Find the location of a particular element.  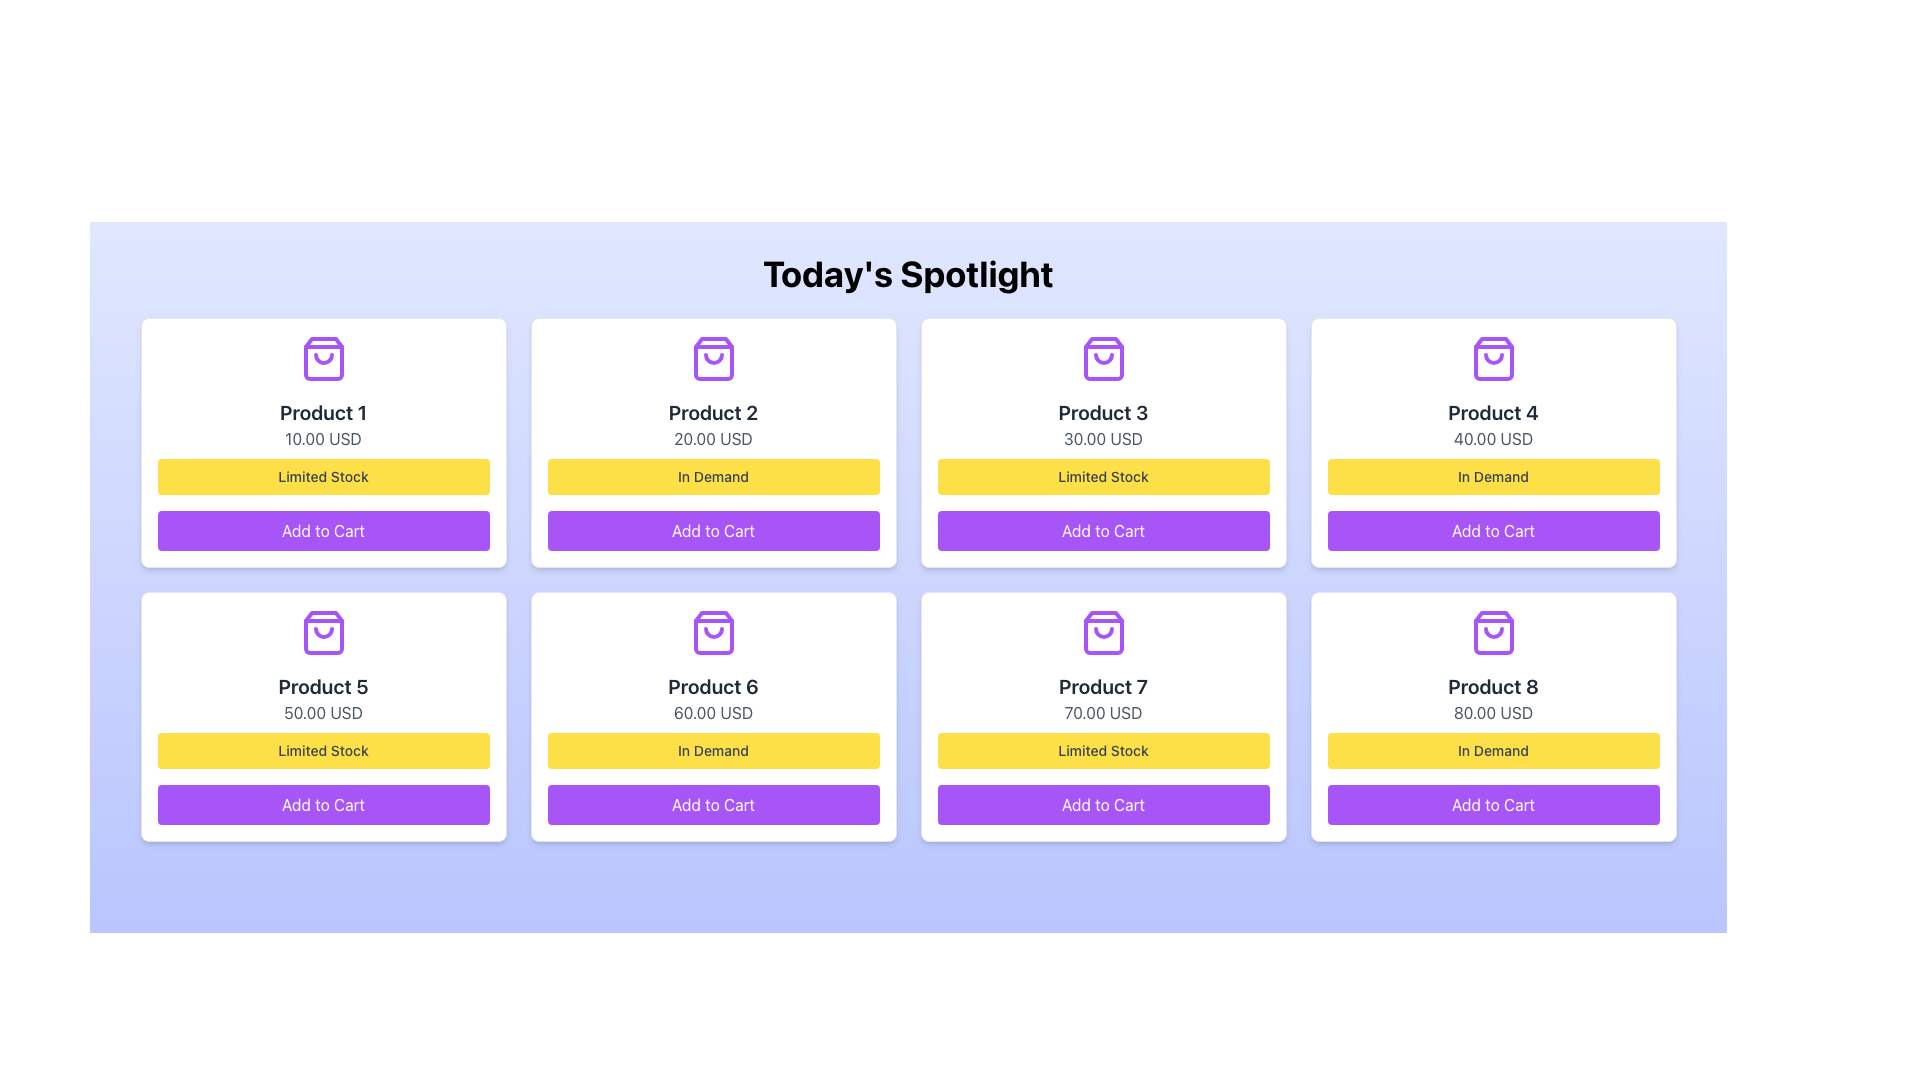

the 'Add to Cart' button with a purple background located in the product card for 'Product 7' is located at coordinates (1102, 804).